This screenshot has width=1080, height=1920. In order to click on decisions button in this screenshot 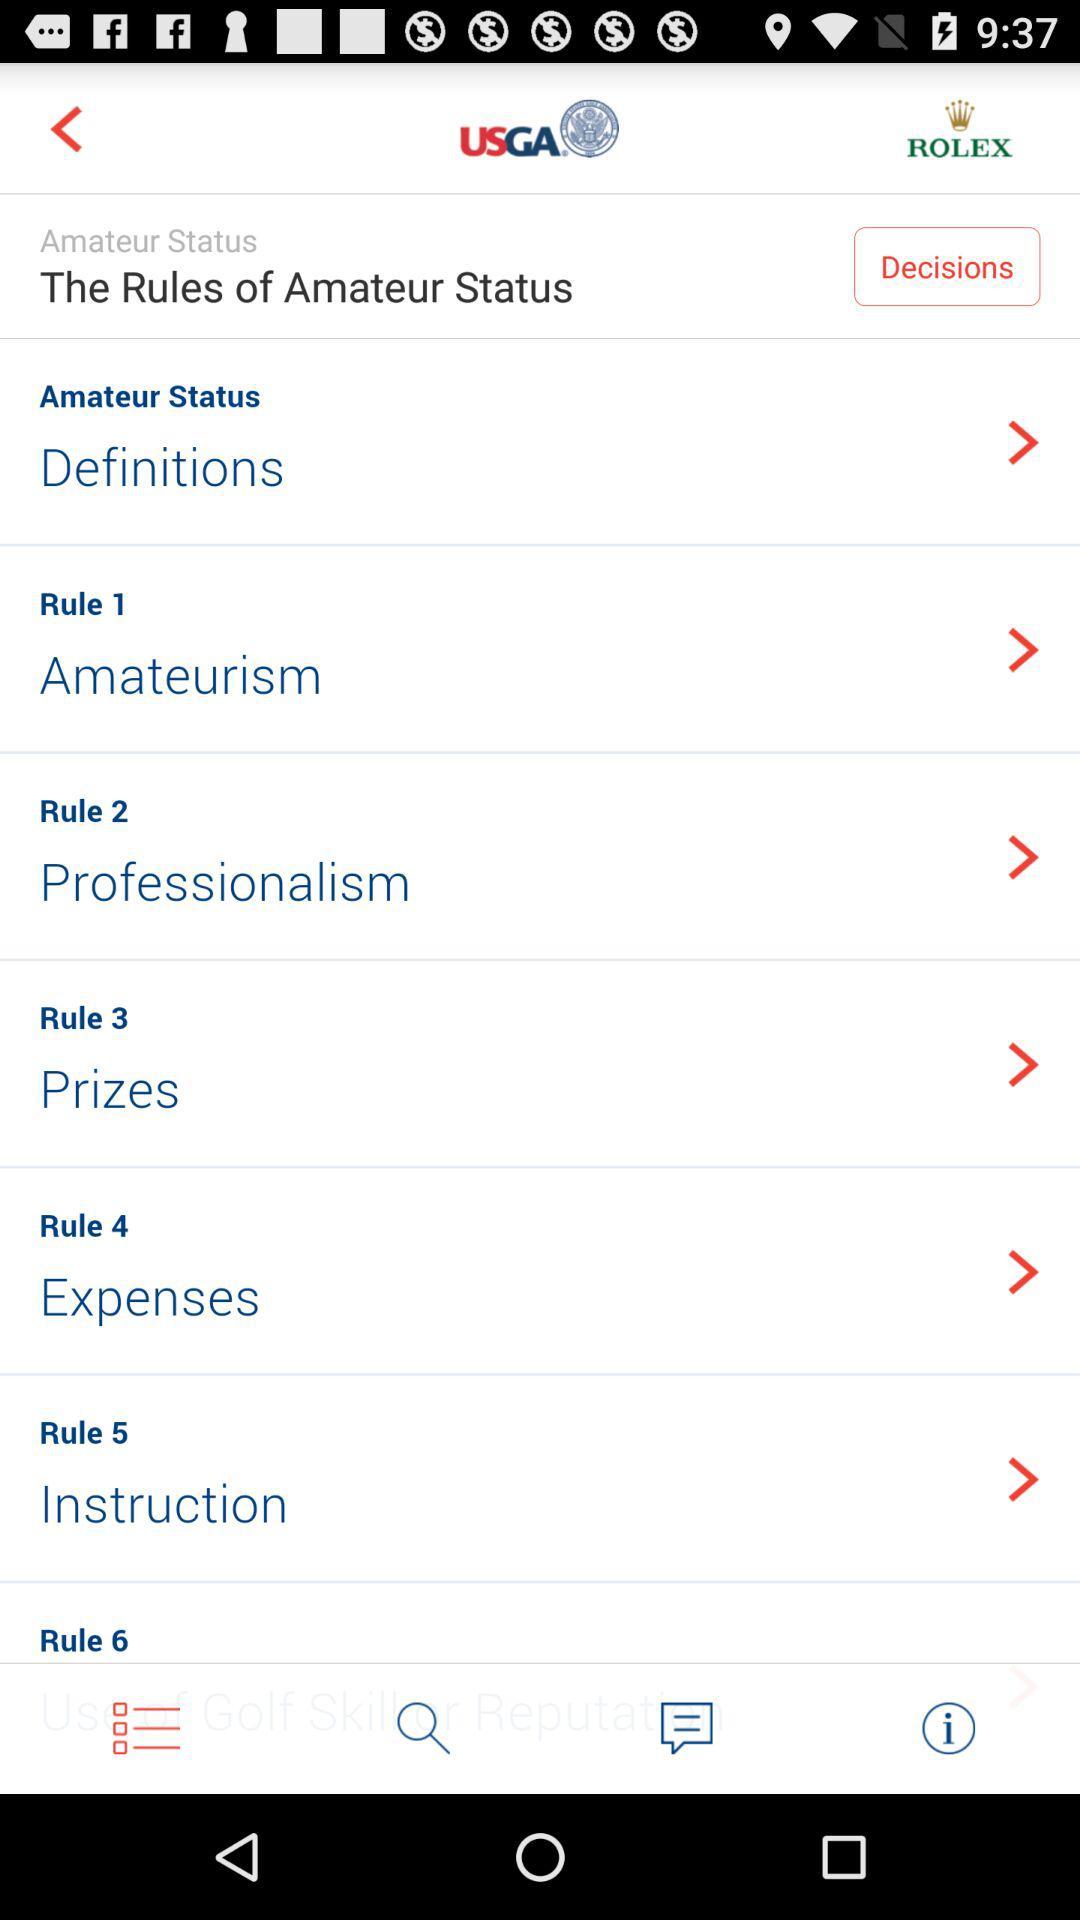, I will do `click(946, 265)`.